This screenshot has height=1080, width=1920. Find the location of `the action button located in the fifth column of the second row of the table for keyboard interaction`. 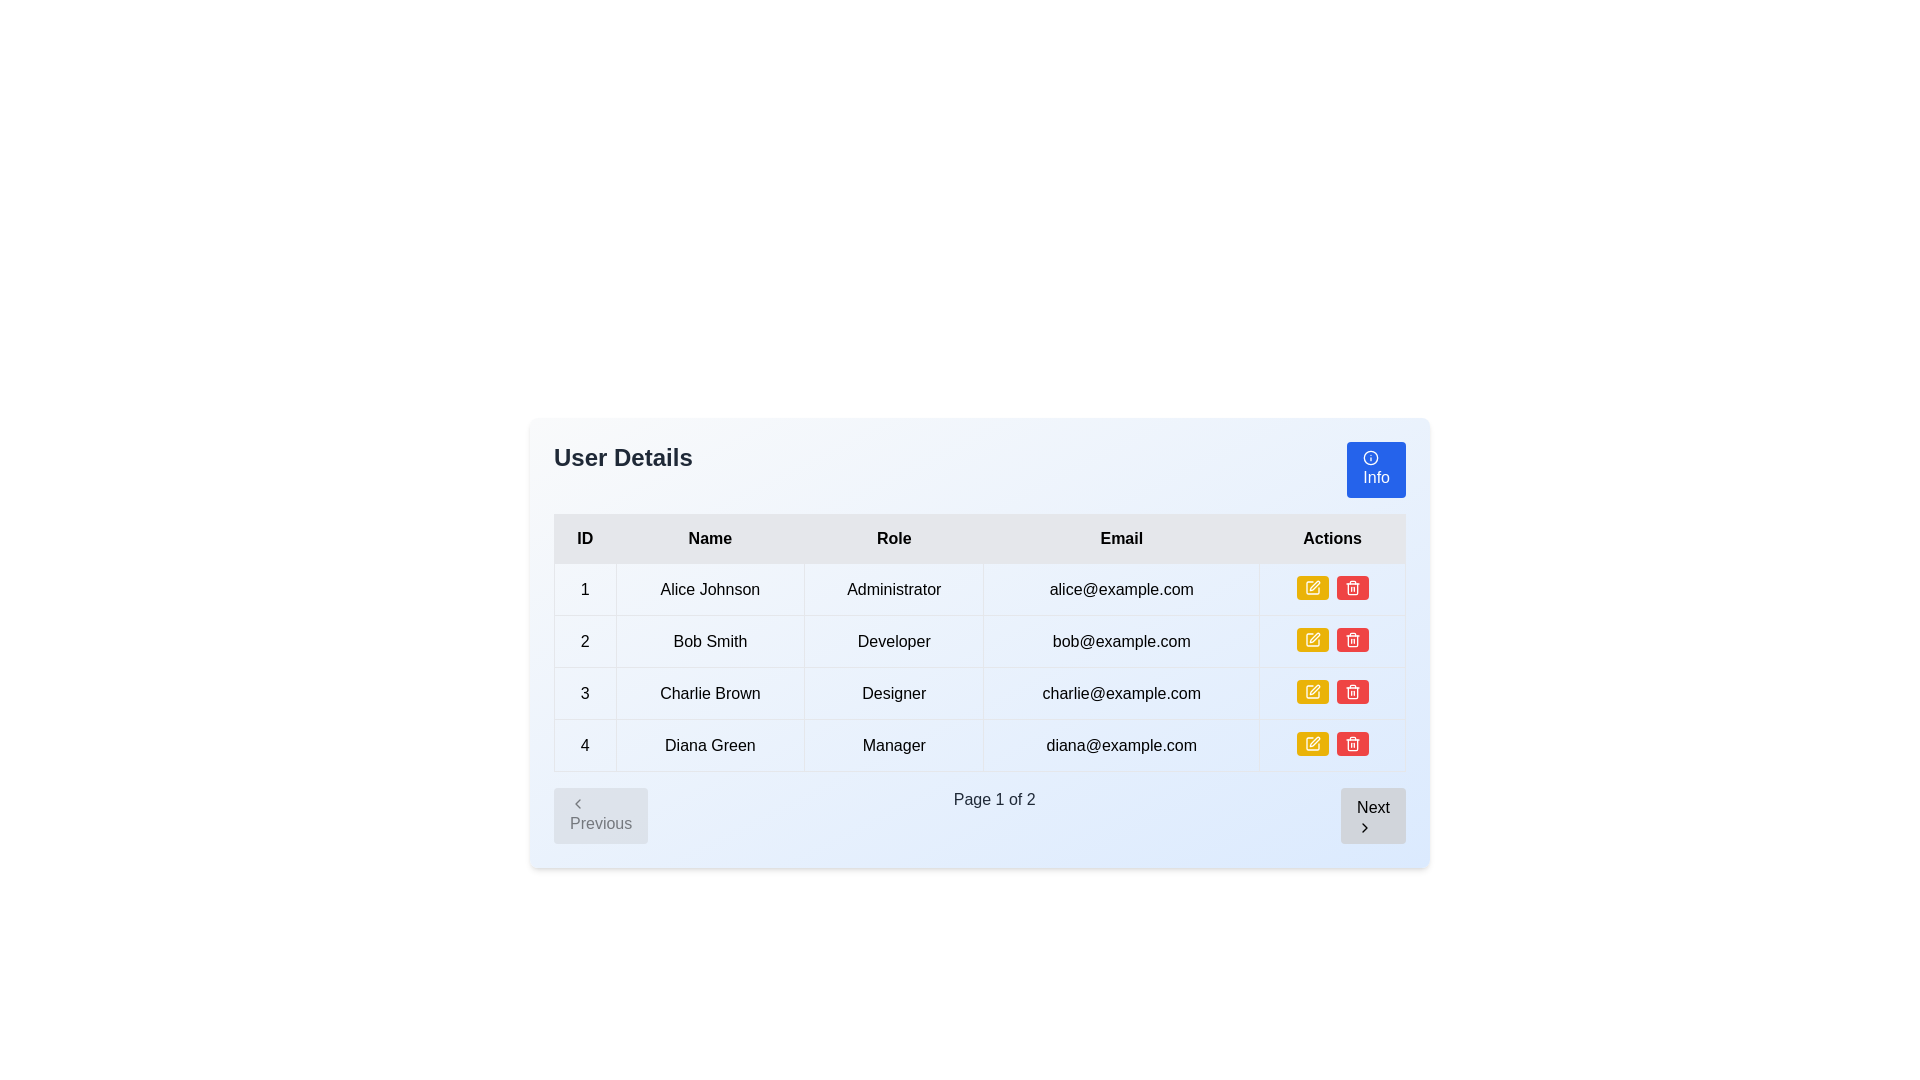

the action button located in the fifth column of the second row of the table for keyboard interaction is located at coordinates (1332, 641).